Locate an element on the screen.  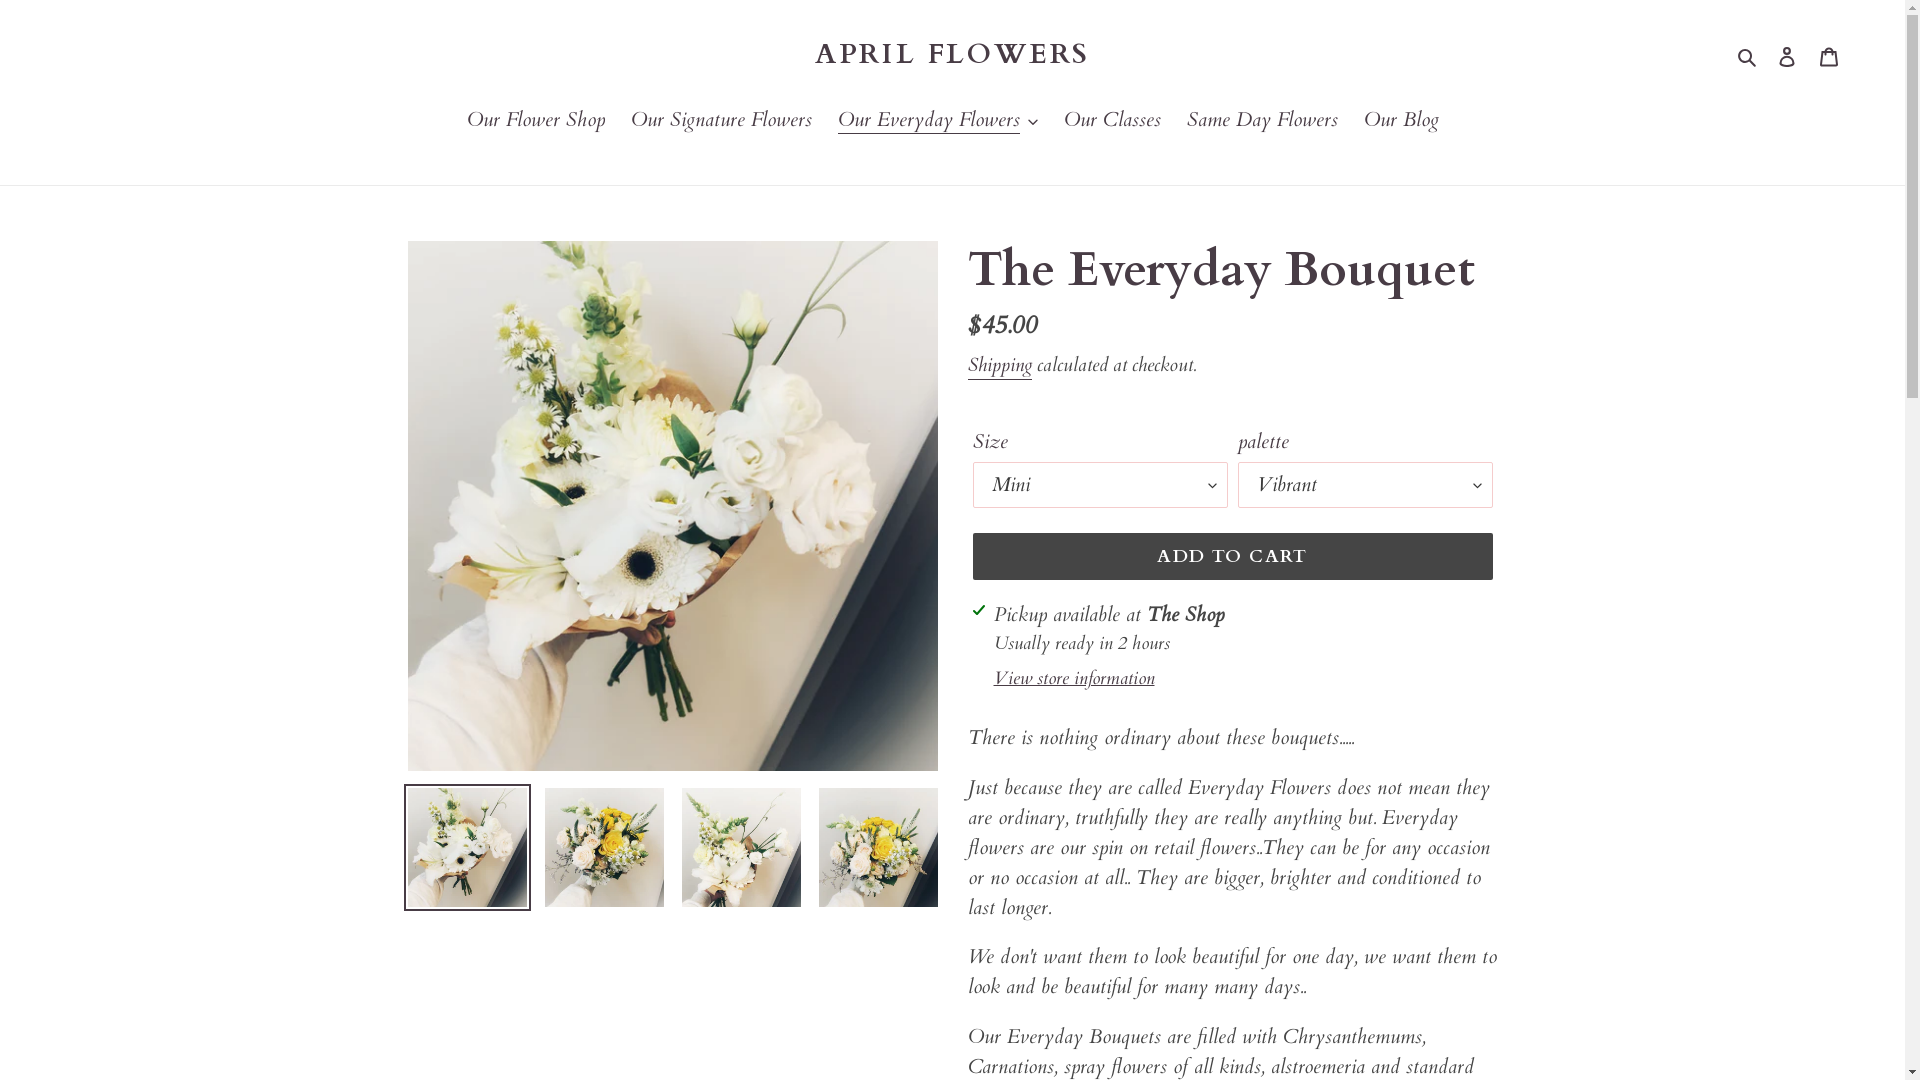
'Our Classes' is located at coordinates (1111, 121).